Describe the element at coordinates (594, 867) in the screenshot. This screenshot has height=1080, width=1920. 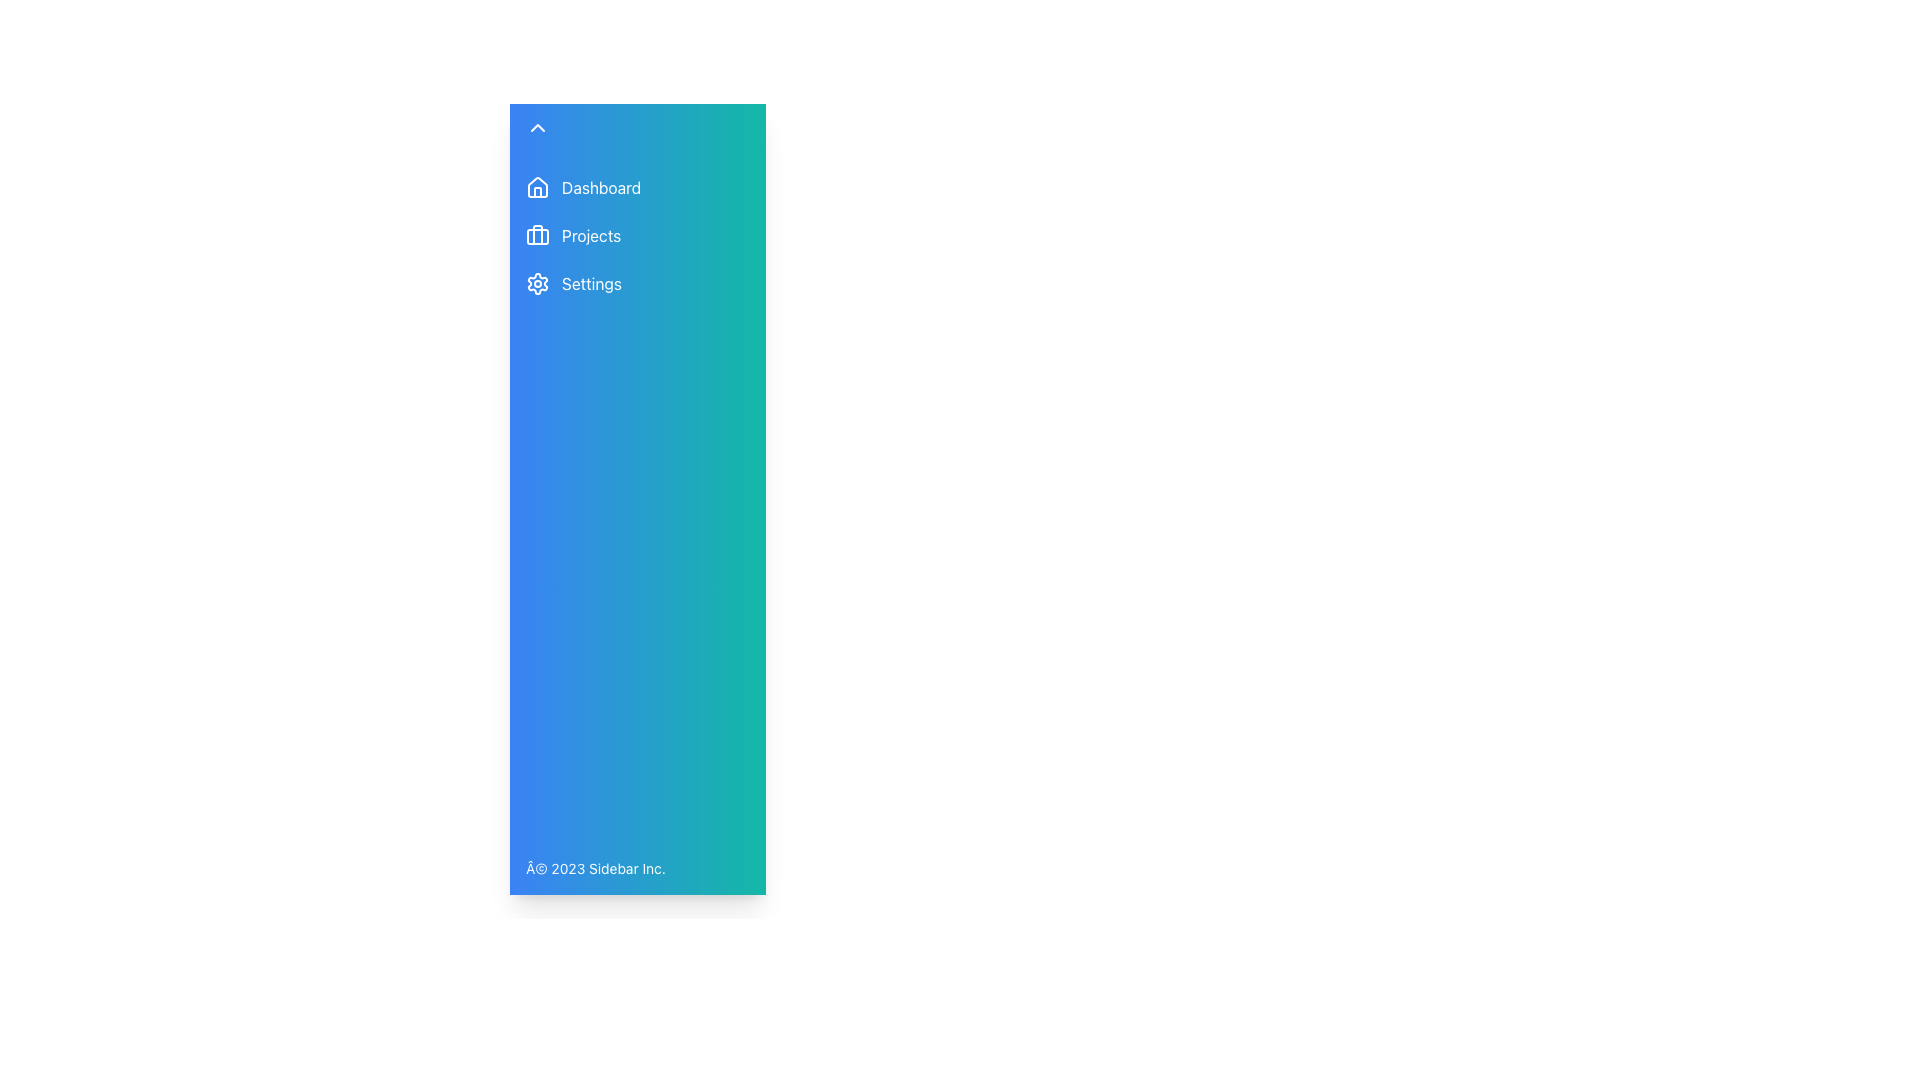
I see `the copyright notice text at the bottom of the sidebar, which conveys ownership information about the Sidebar Inc. application for the year 2023` at that location.